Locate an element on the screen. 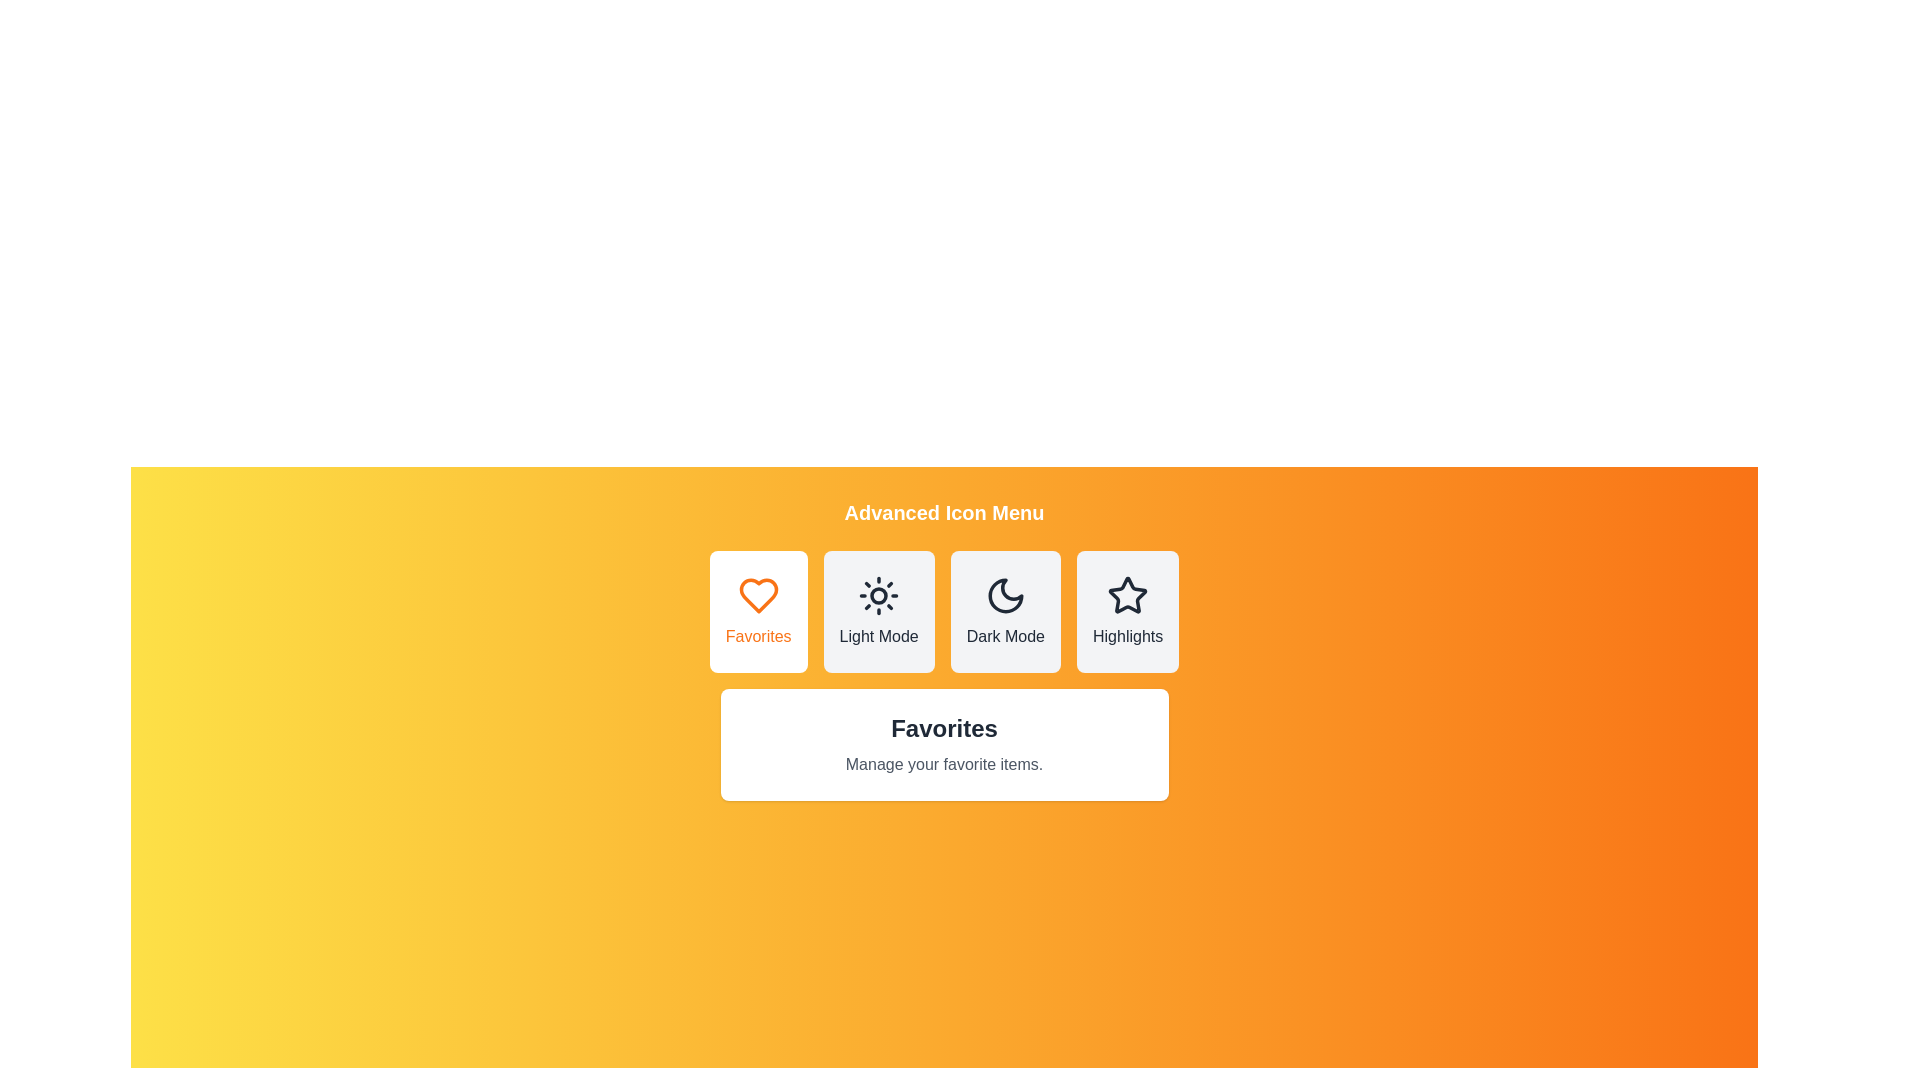 Image resolution: width=1920 pixels, height=1080 pixels. the 'Dark Mode' button is located at coordinates (1005, 611).